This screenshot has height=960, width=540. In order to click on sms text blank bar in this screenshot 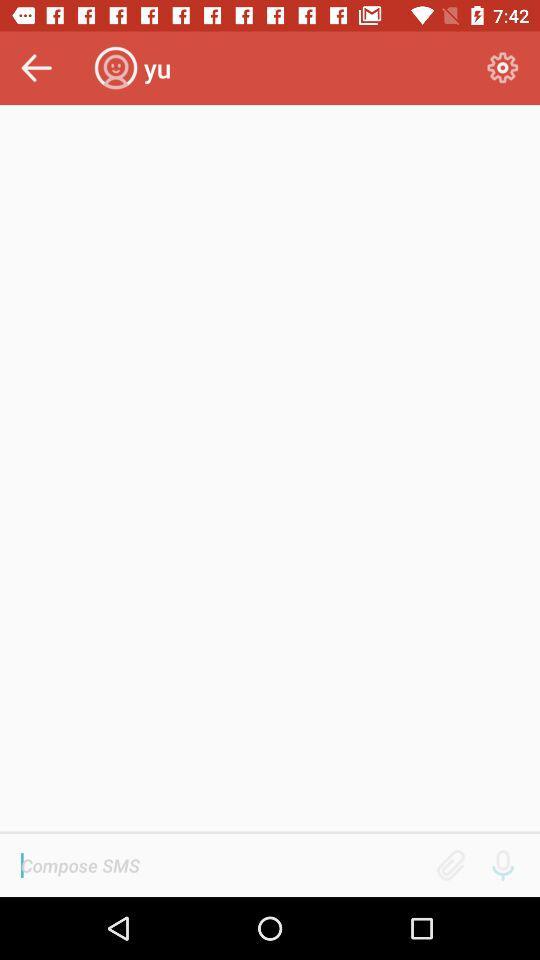, I will do `click(221, 864)`.